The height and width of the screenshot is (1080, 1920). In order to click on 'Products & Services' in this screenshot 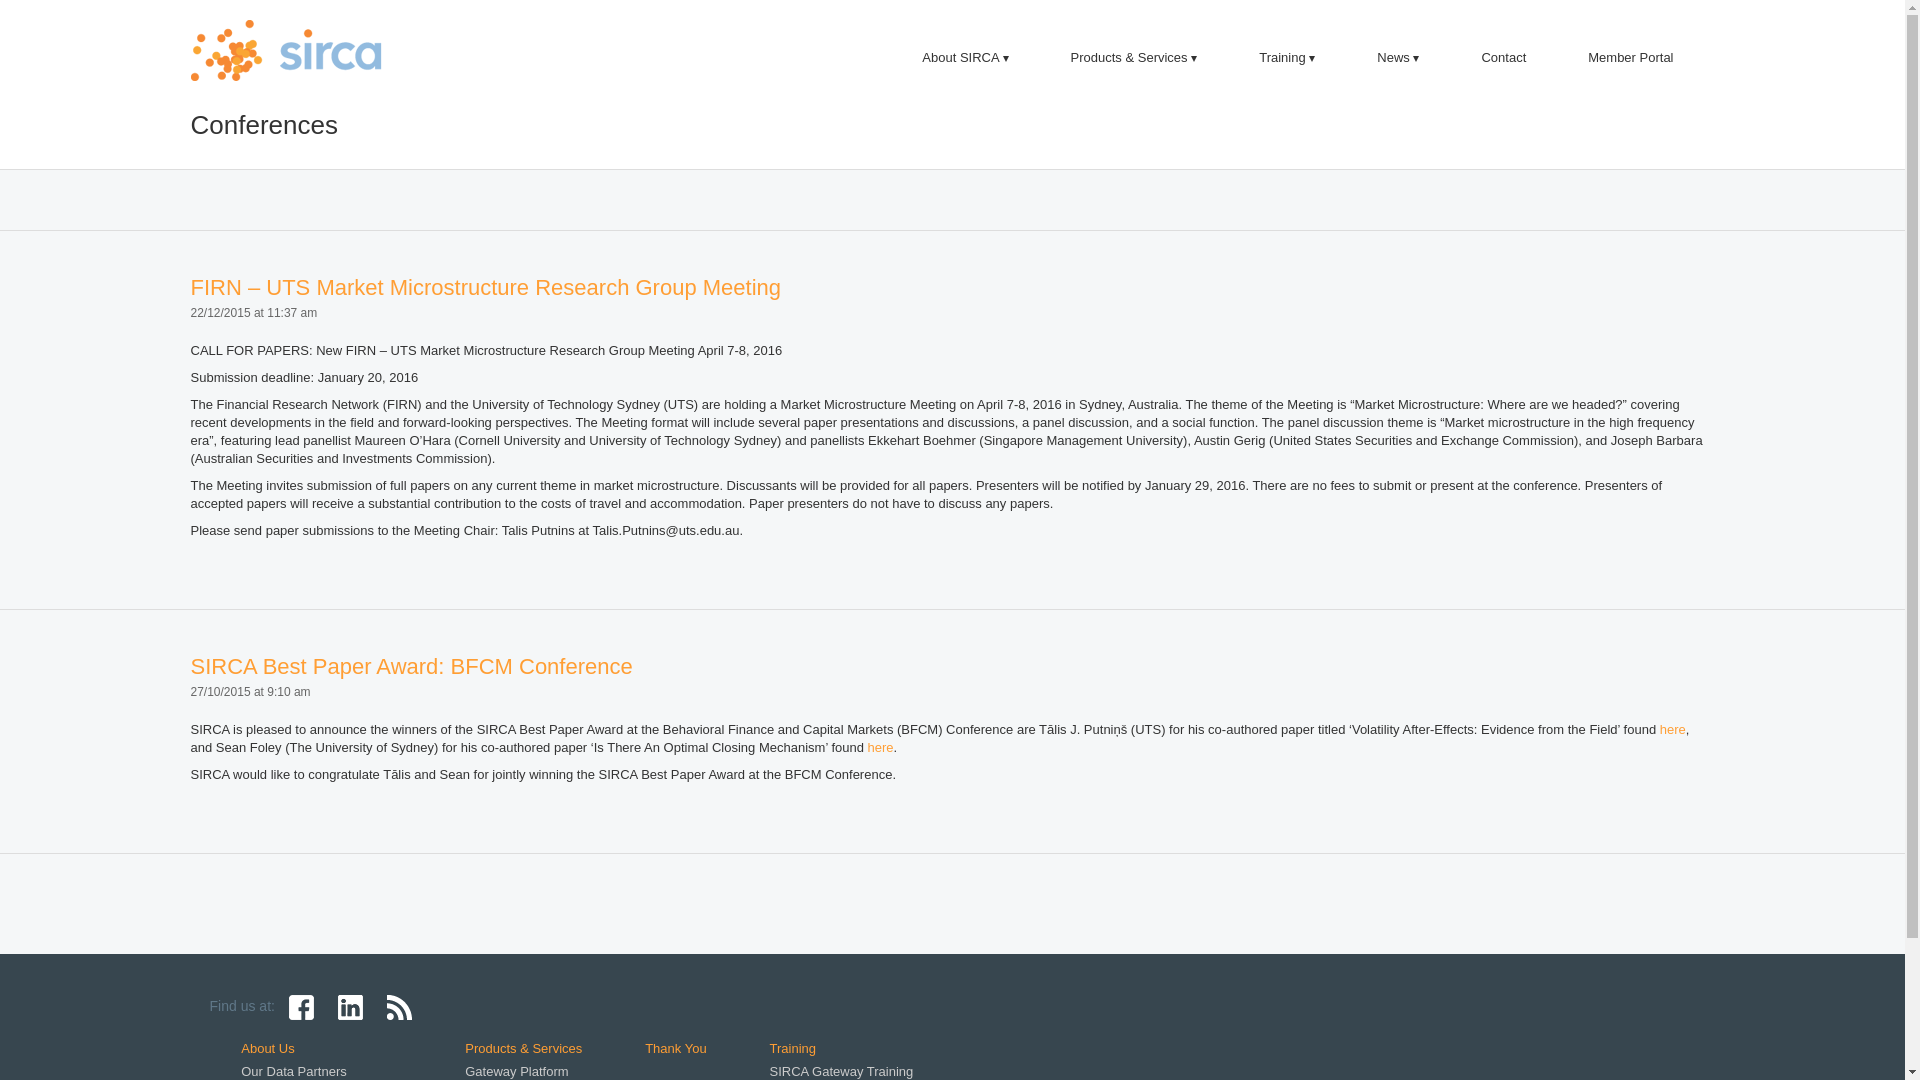, I will do `click(1134, 56)`.